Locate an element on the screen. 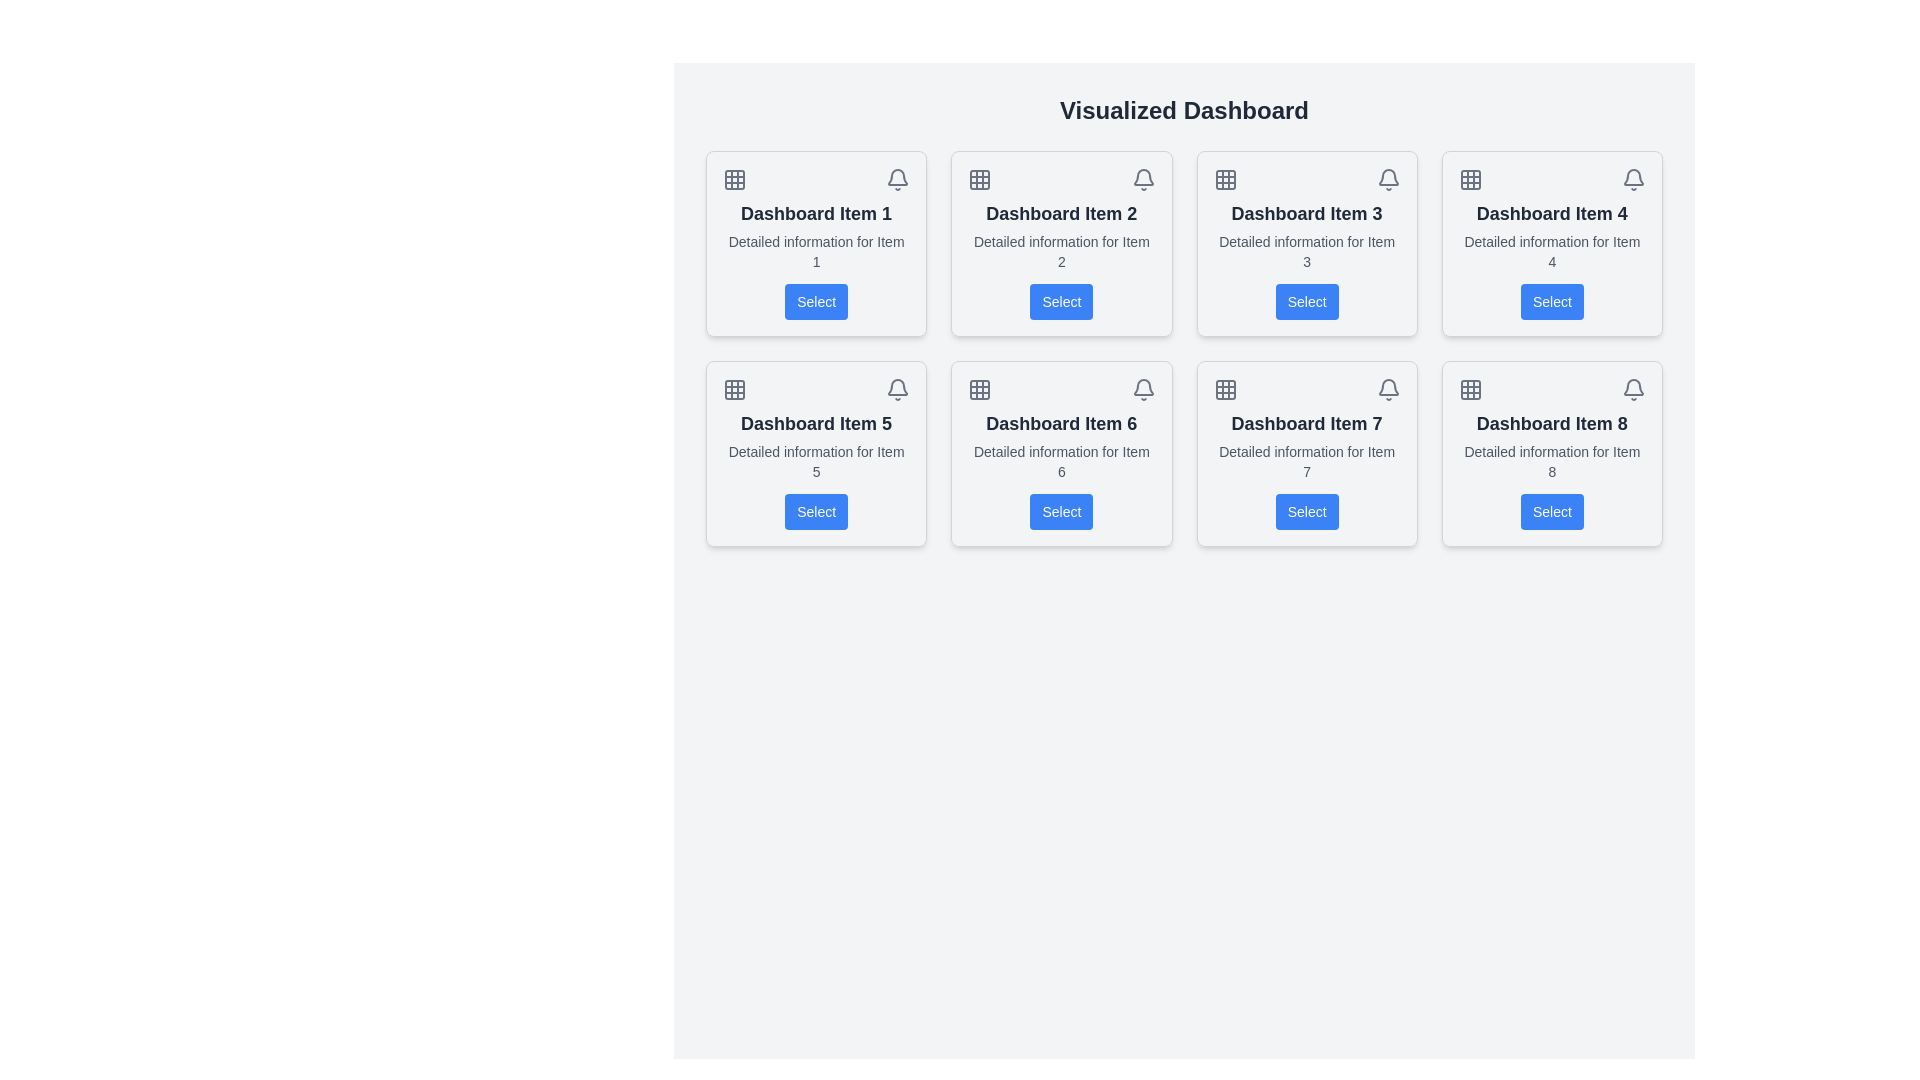 The image size is (1920, 1080). the bell-shaped notification icon located in the top-right corner of the card labeled 'Dashboard Item 4' is located at coordinates (1633, 176).